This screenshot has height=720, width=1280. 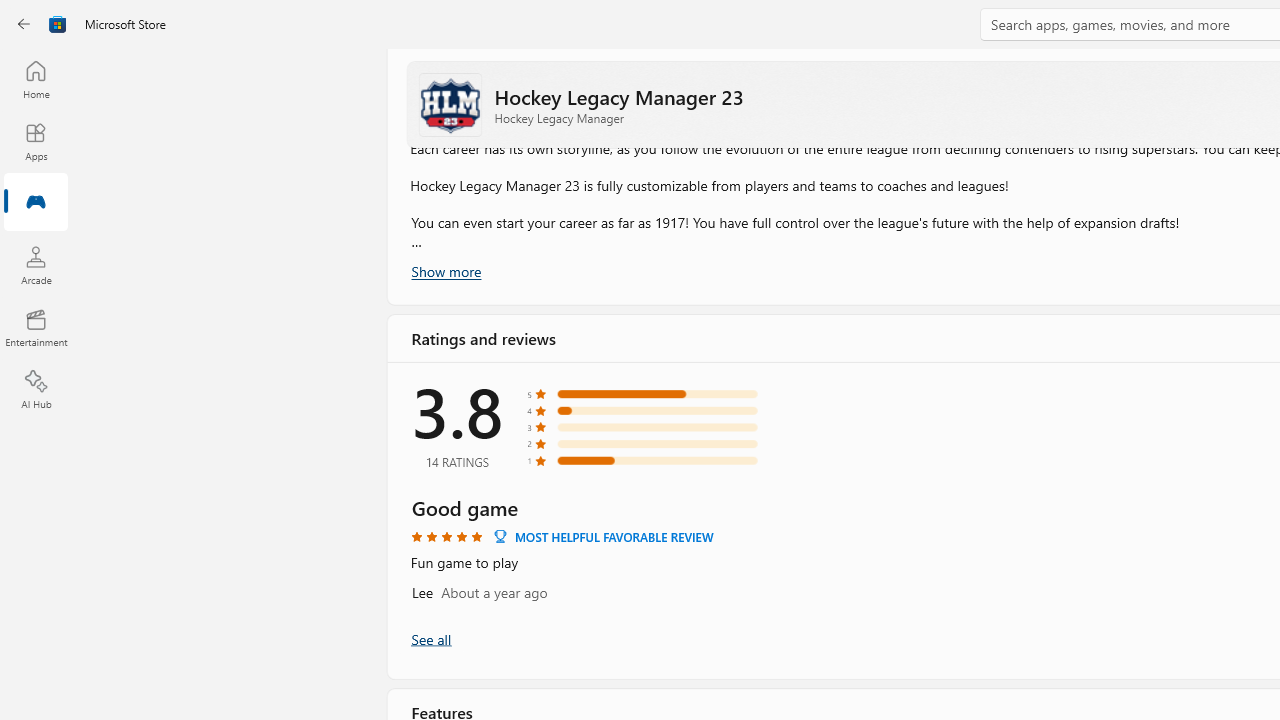 What do you see at coordinates (444, 271) in the screenshot?
I see `'Show more'` at bounding box center [444, 271].